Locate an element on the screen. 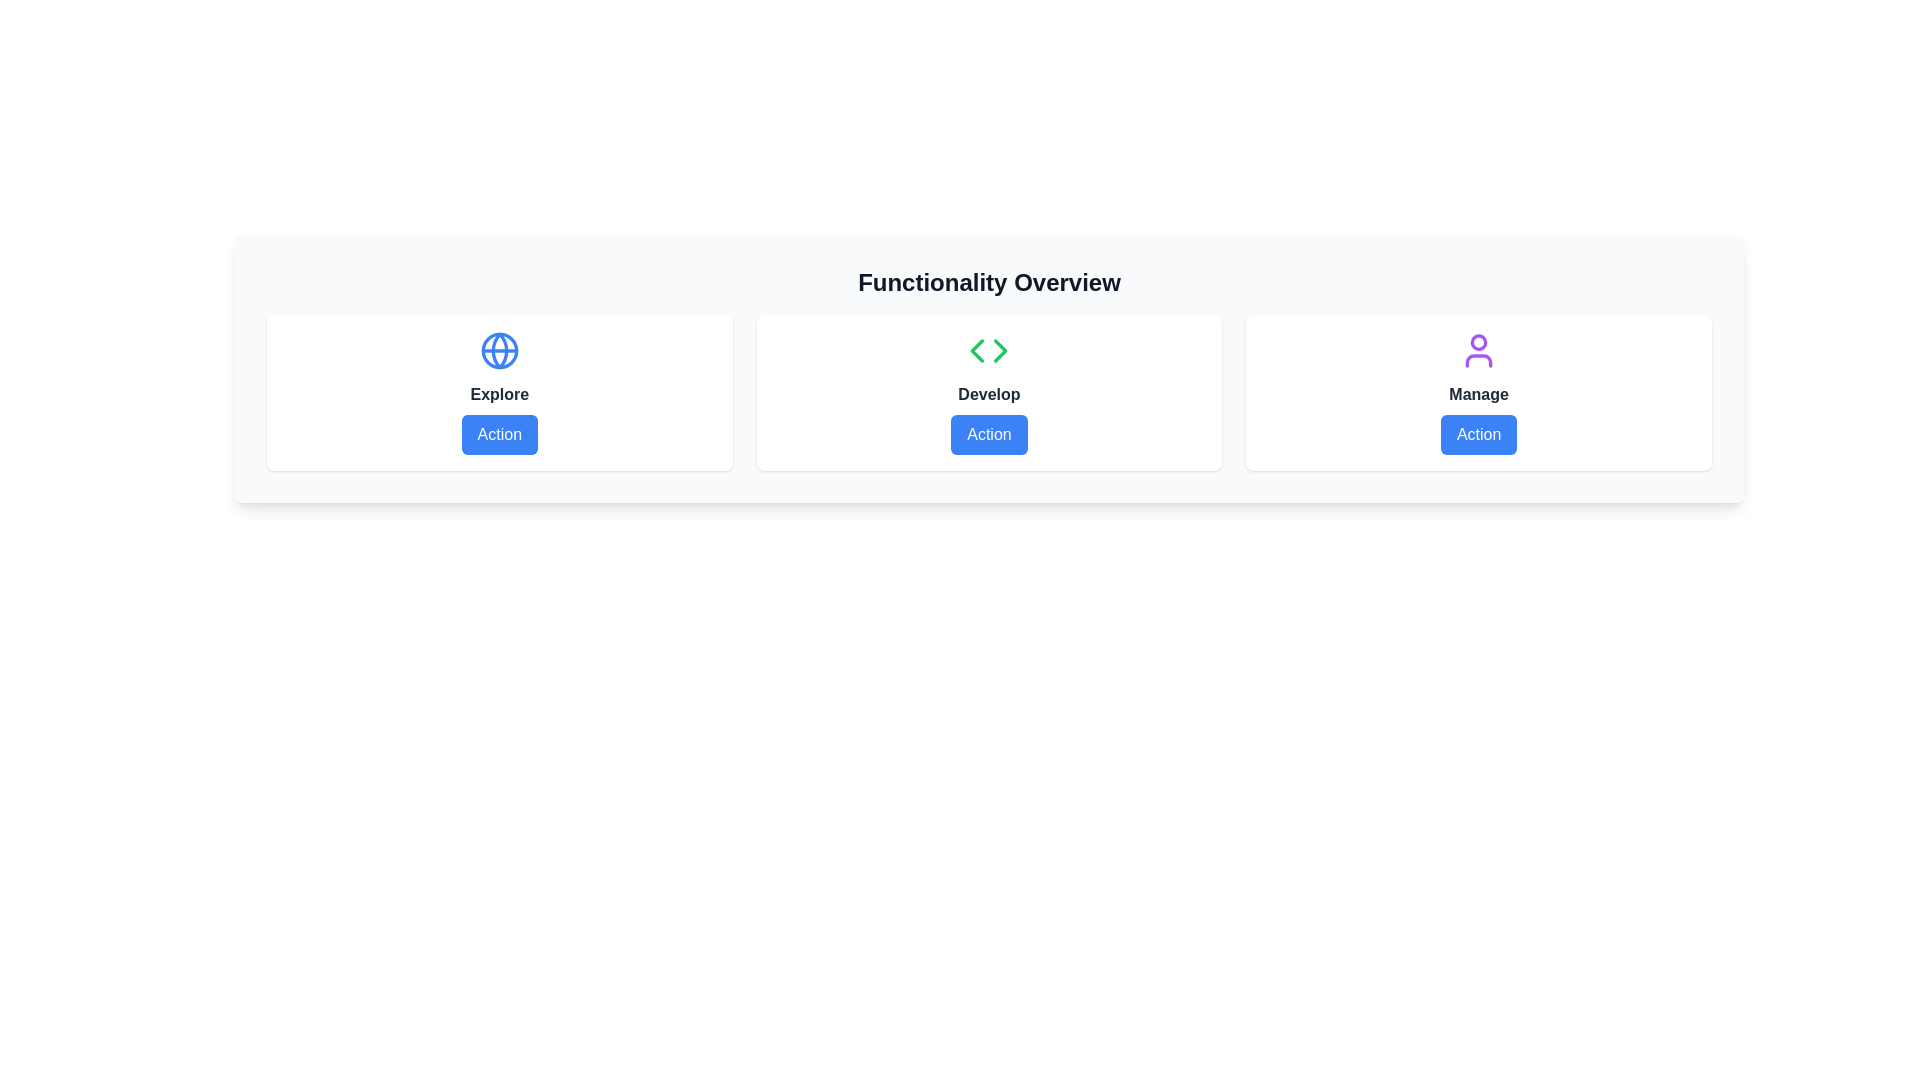 Image resolution: width=1920 pixels, height=1080 pixels. the interactive button located at the bottom of the 'Explore' section, directly under the 'Explore' label is located at coordinates (499, 434).